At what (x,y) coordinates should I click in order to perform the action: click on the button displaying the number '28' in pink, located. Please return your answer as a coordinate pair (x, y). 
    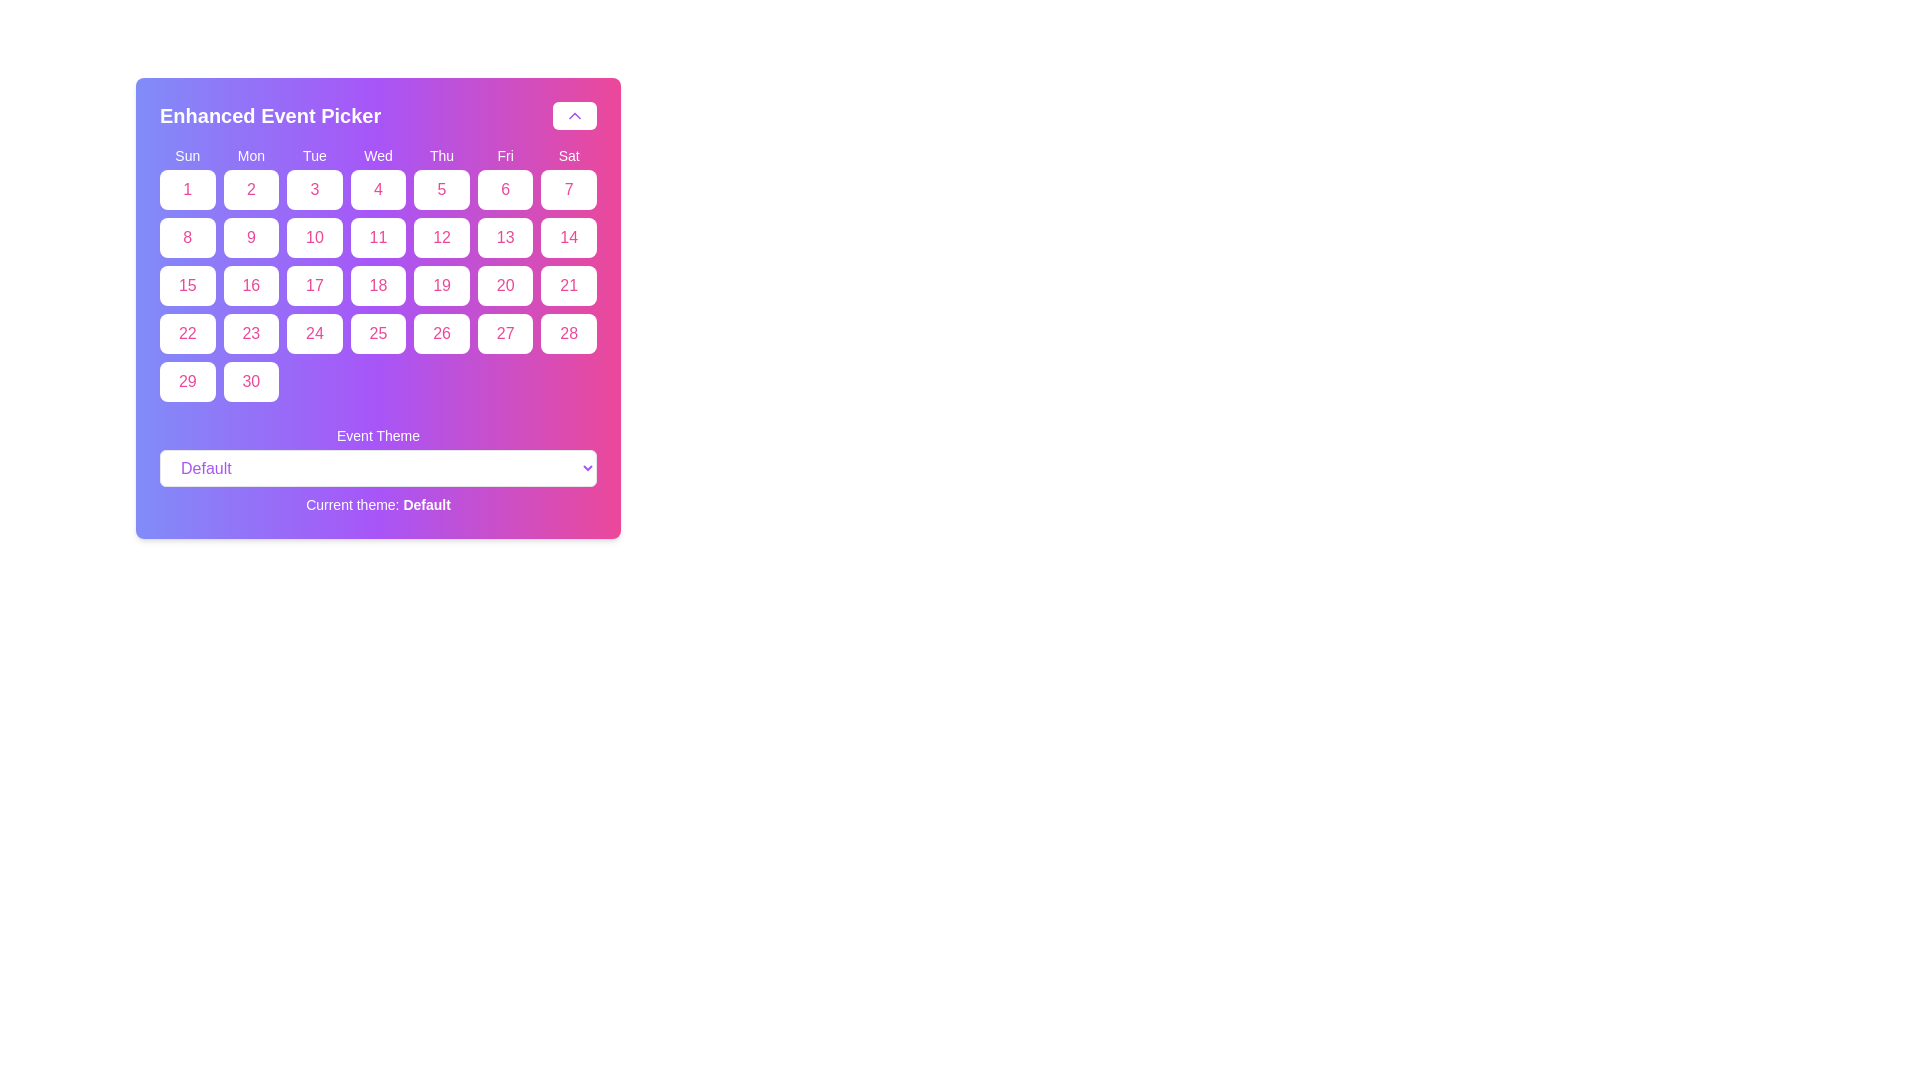
    Looking at the image, I should click on (568, 333).